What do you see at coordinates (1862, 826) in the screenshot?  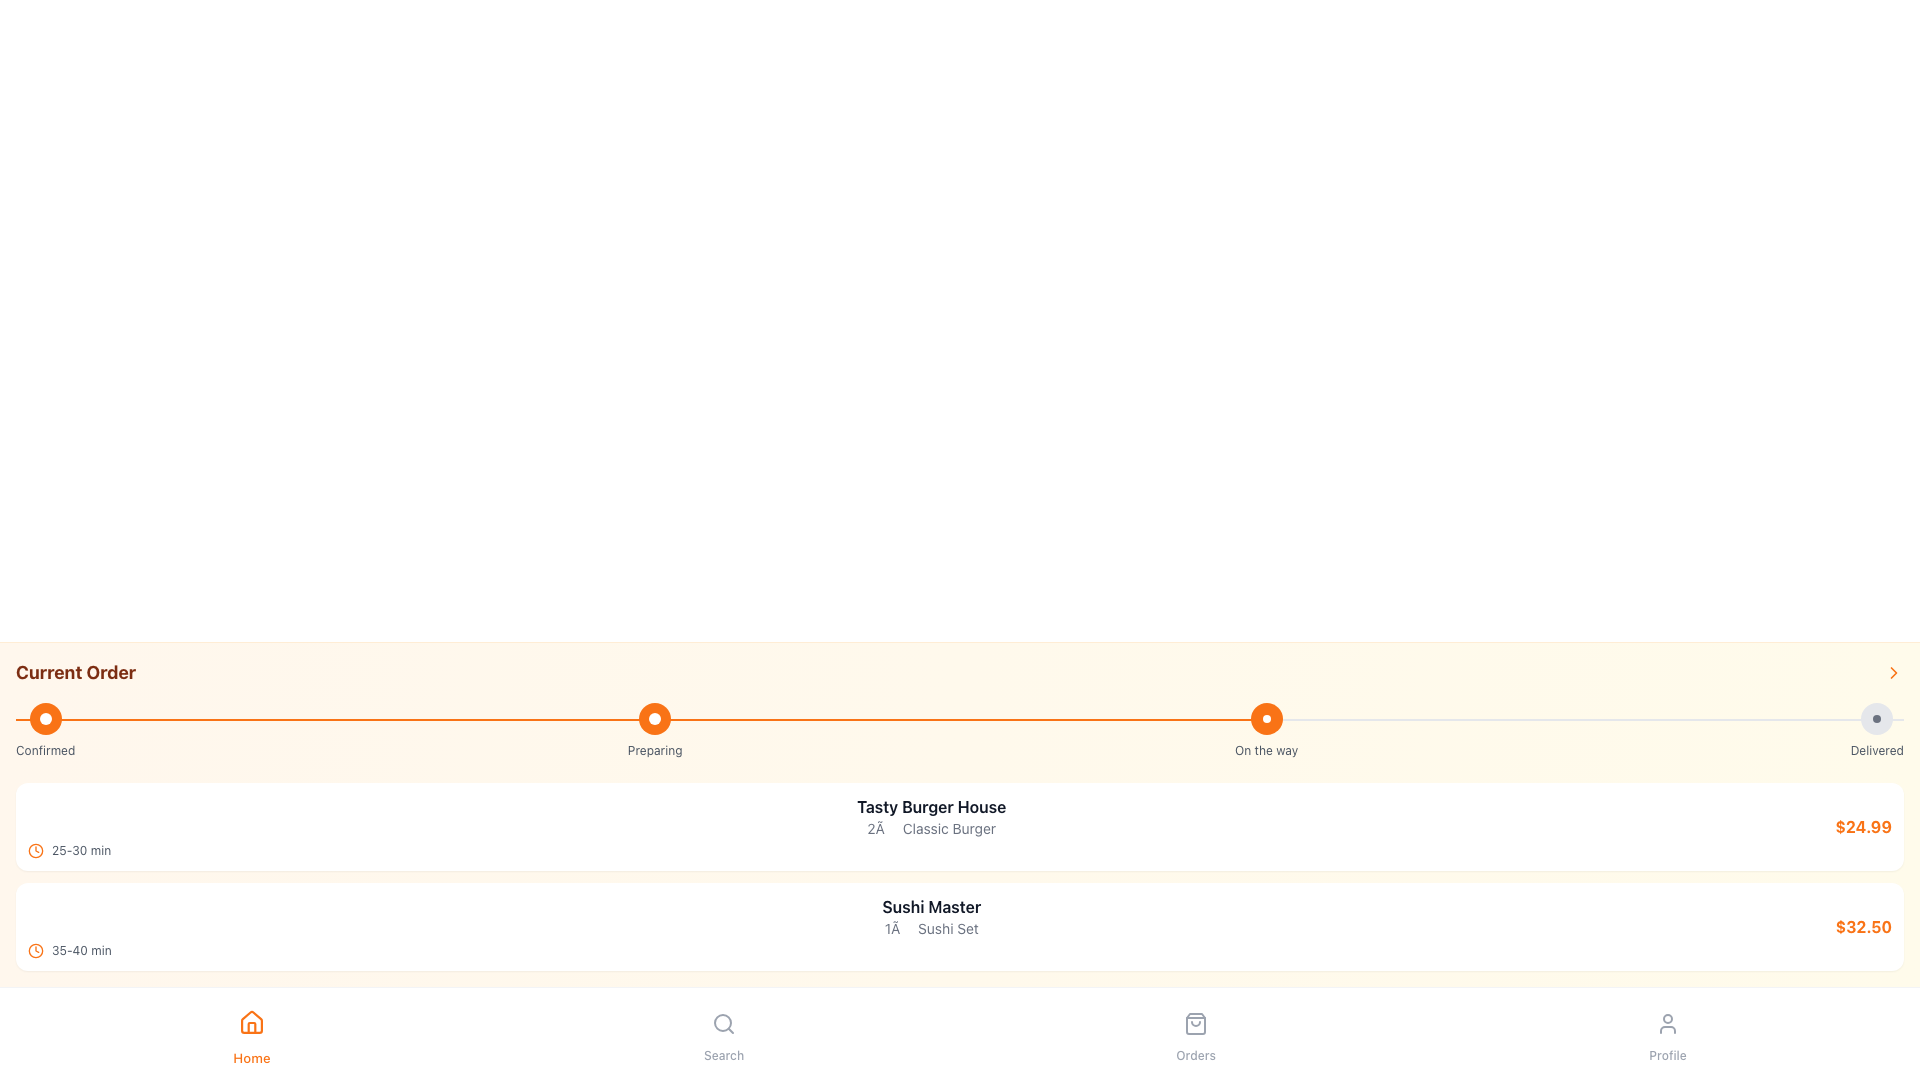 I see `displayed price '$24.99' from the bold orange text in the top-right corner of the order card` at bounding box center [1862, 826].